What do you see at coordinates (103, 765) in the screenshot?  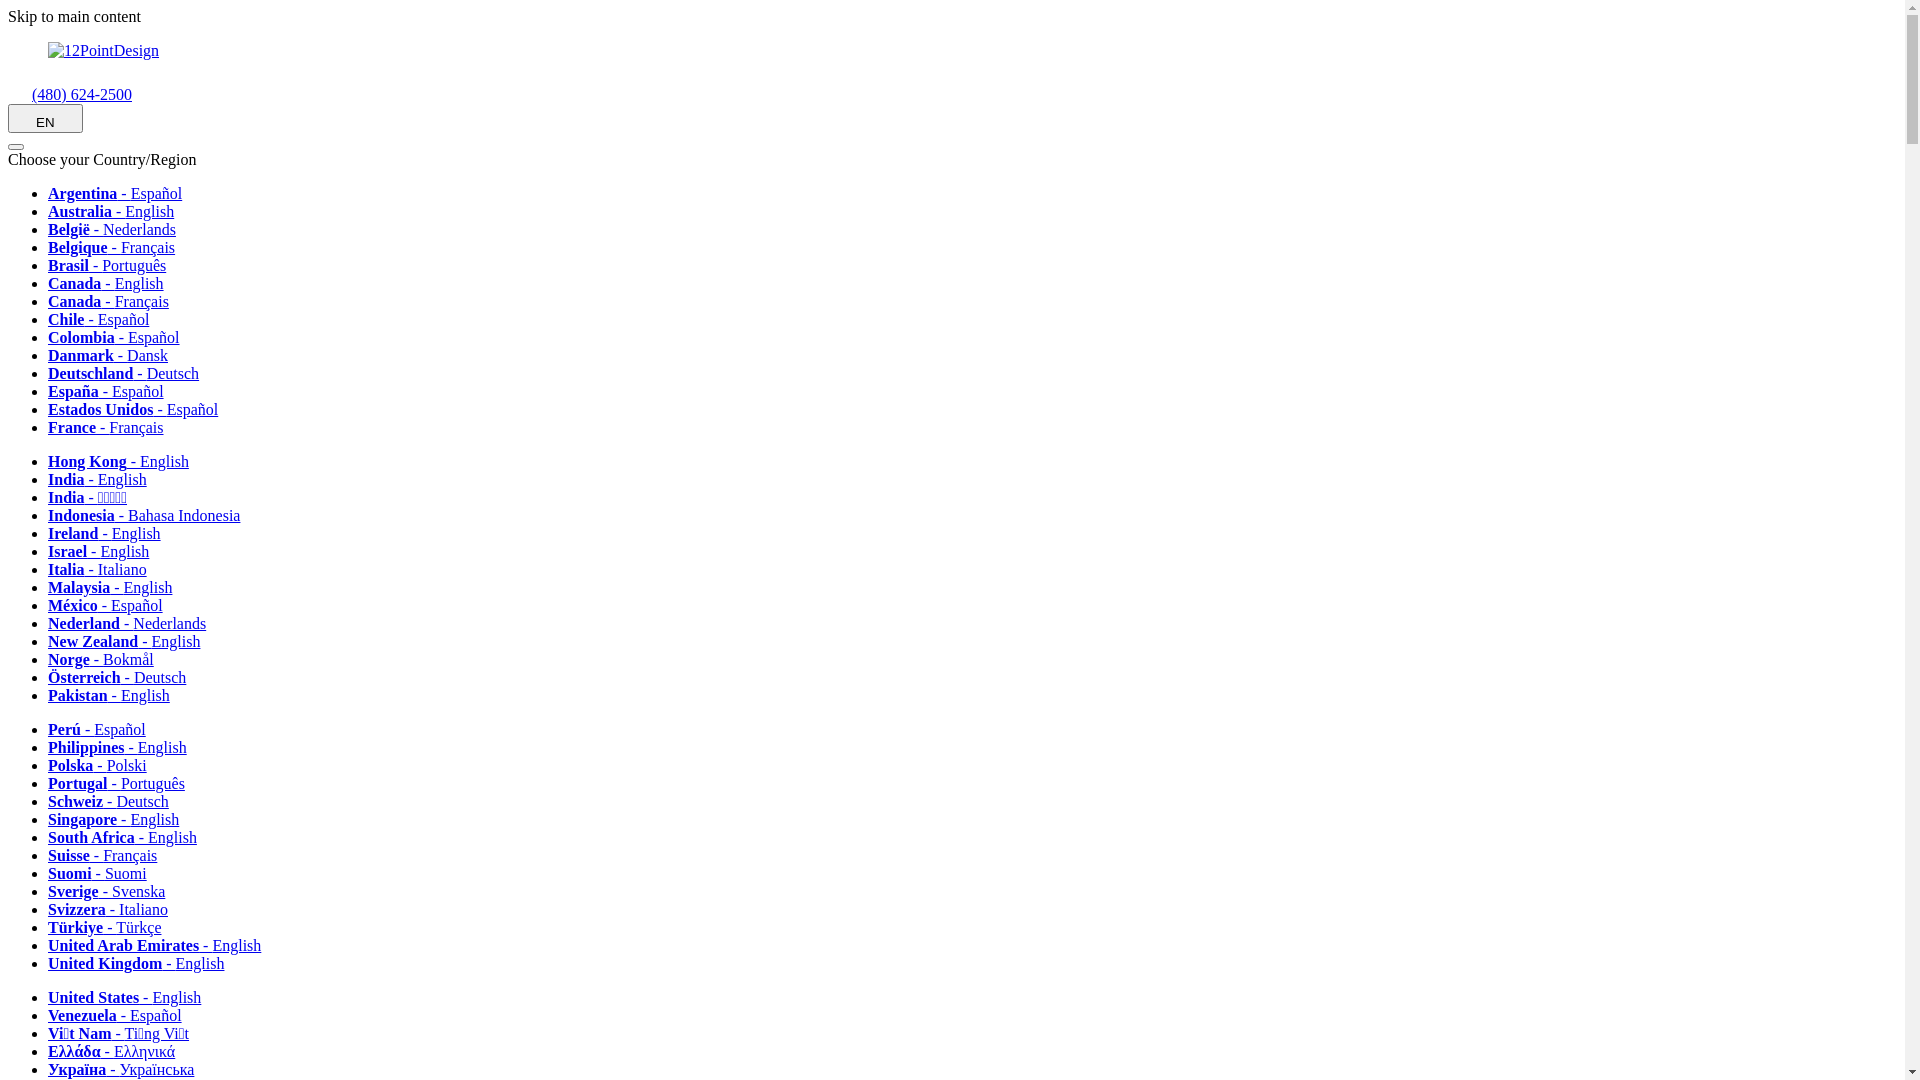 I see `'Polska - Polski'` at bounding box center [103, 765].